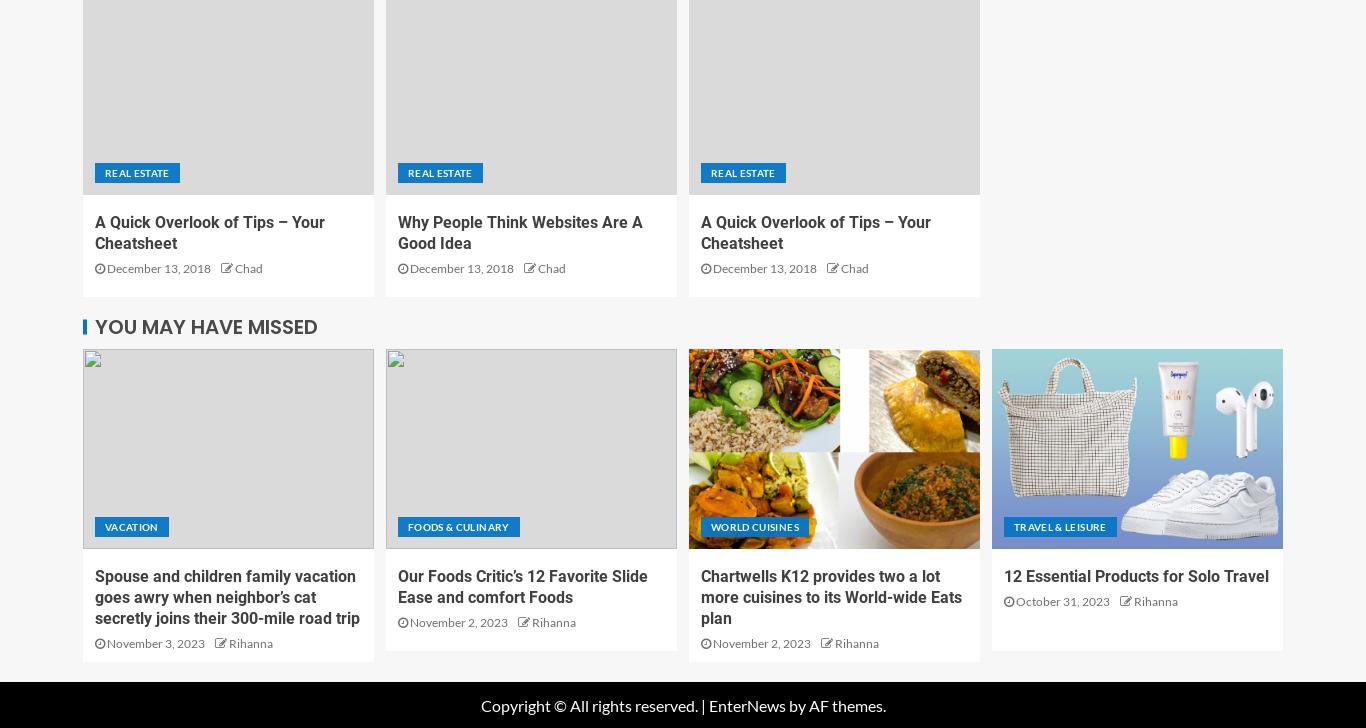 Image resolution: width=1366 pixels, height=728 pixels. Describe the element at coordinates (834, 705) in the screenshot. I see `'by AF themes.'` at that location.